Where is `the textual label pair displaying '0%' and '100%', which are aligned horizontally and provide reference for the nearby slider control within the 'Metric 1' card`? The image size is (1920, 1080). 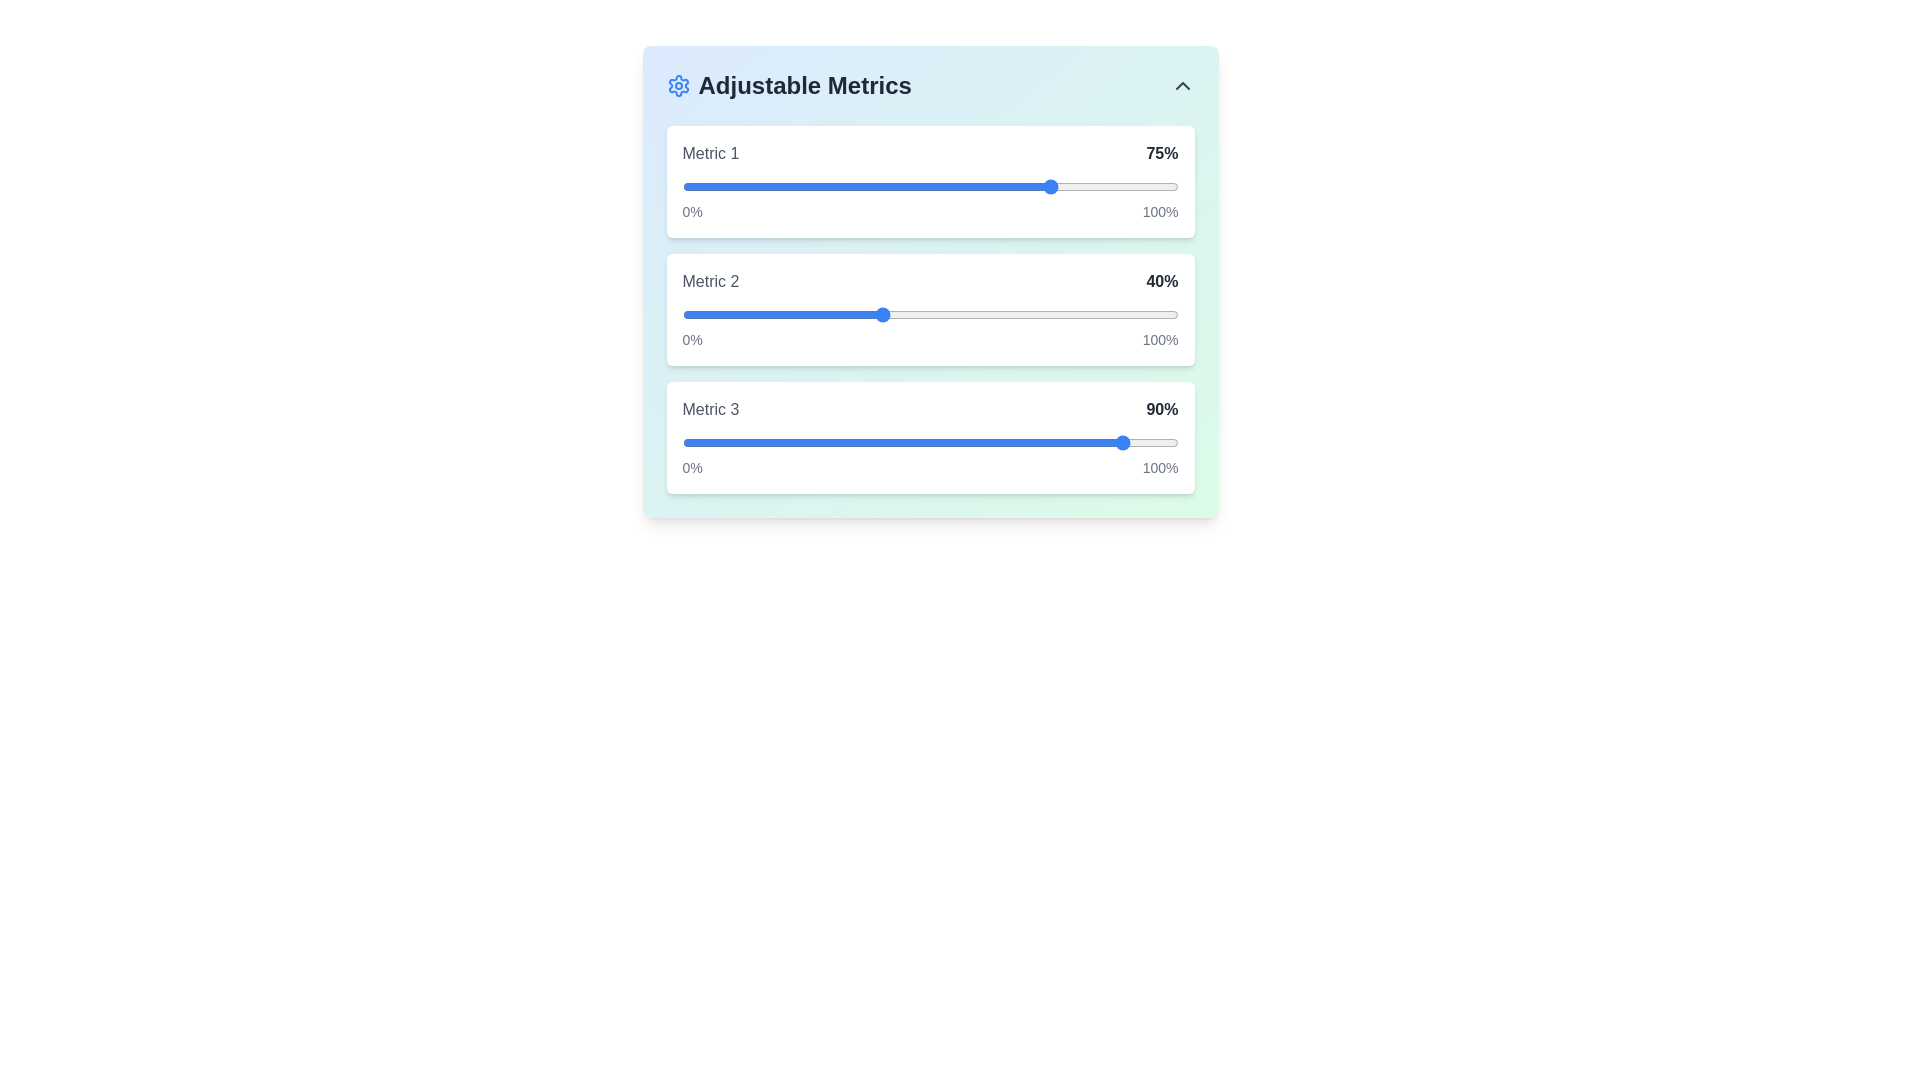 the textual label pair displaying '0%' and '100%', which are aligned horizontally and provide reference for the nearby slider control within the 'Metric 1' card is located at coordinates (929, 212).